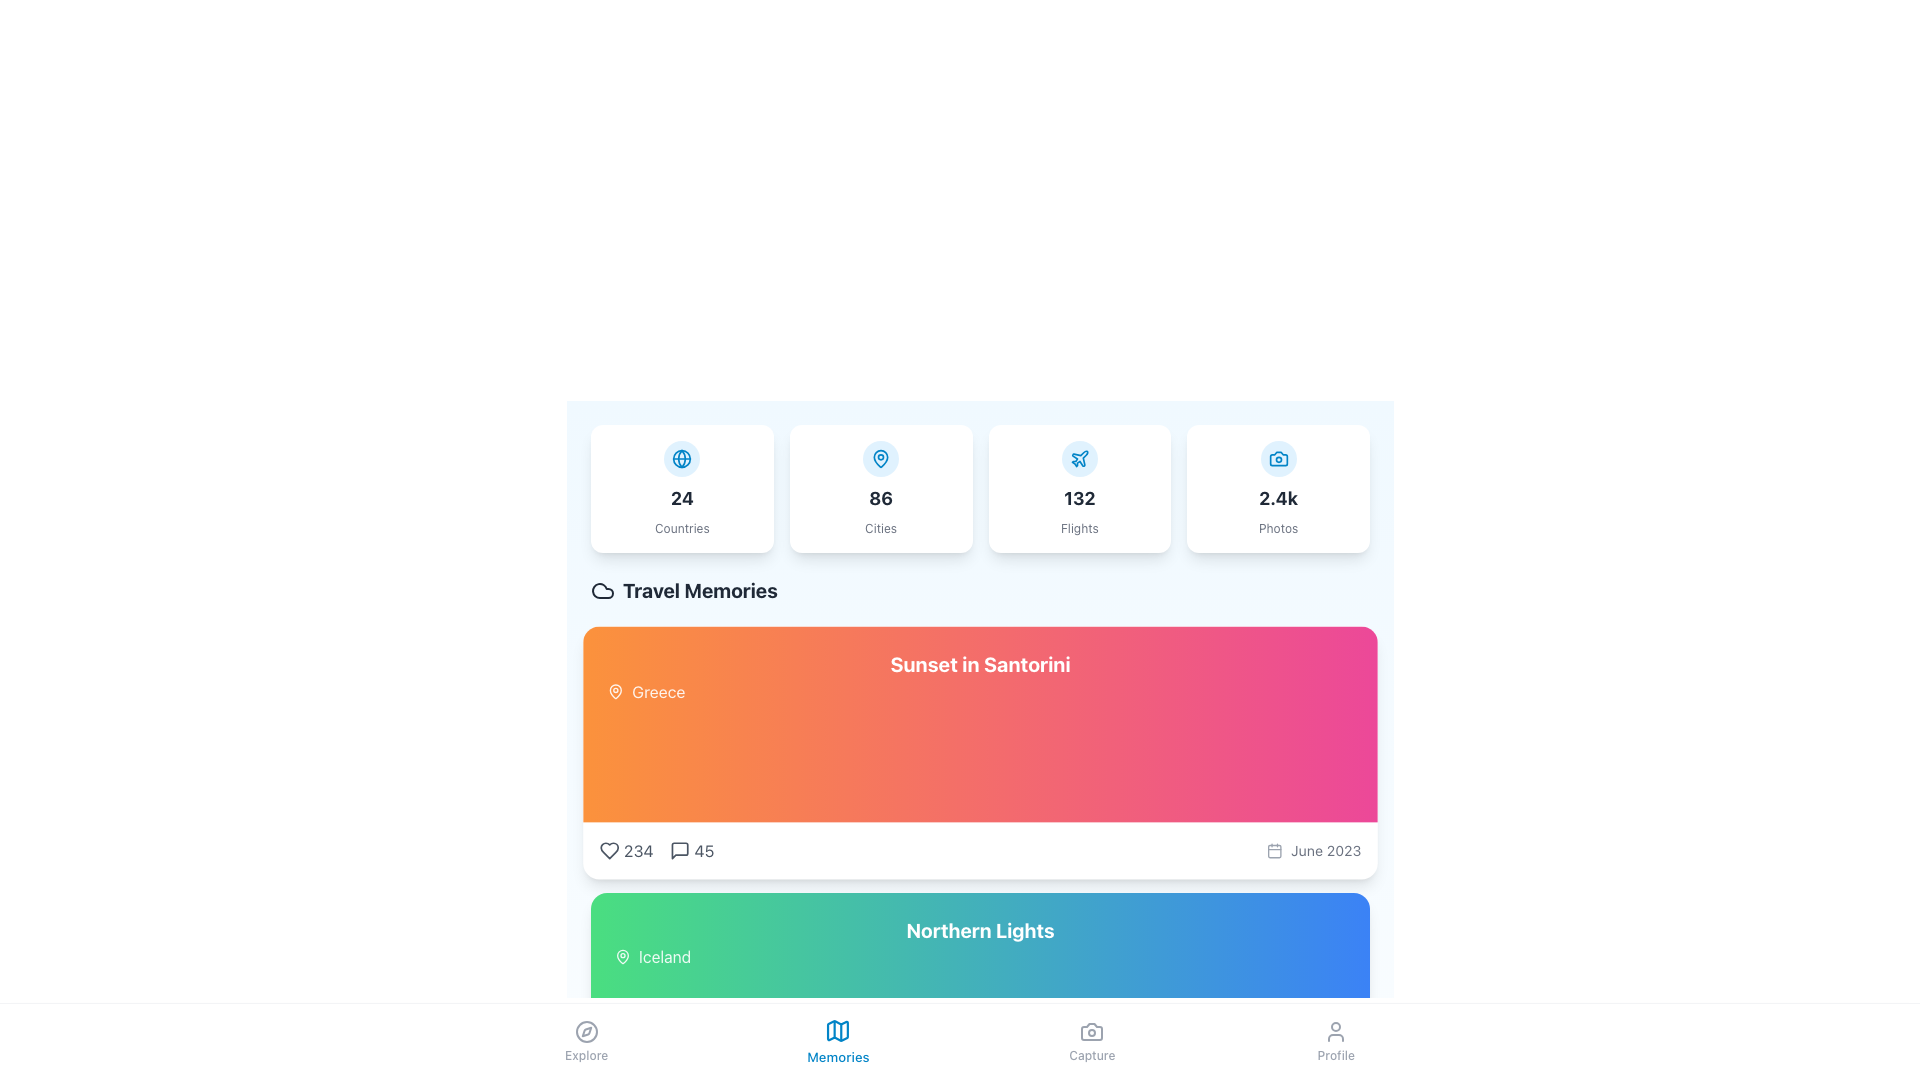 The height and width of the screenshot is (1080, 1920). What do you see at coordinates (622, 955) in the screenshot?
I see `the map pin icon, which is a minimalistic line-drawn style icon with a circular fill and pointed base, located next to the text 'Iceland' in the green section labeled 'Northern Lights'` at bounding box center [622, 955].